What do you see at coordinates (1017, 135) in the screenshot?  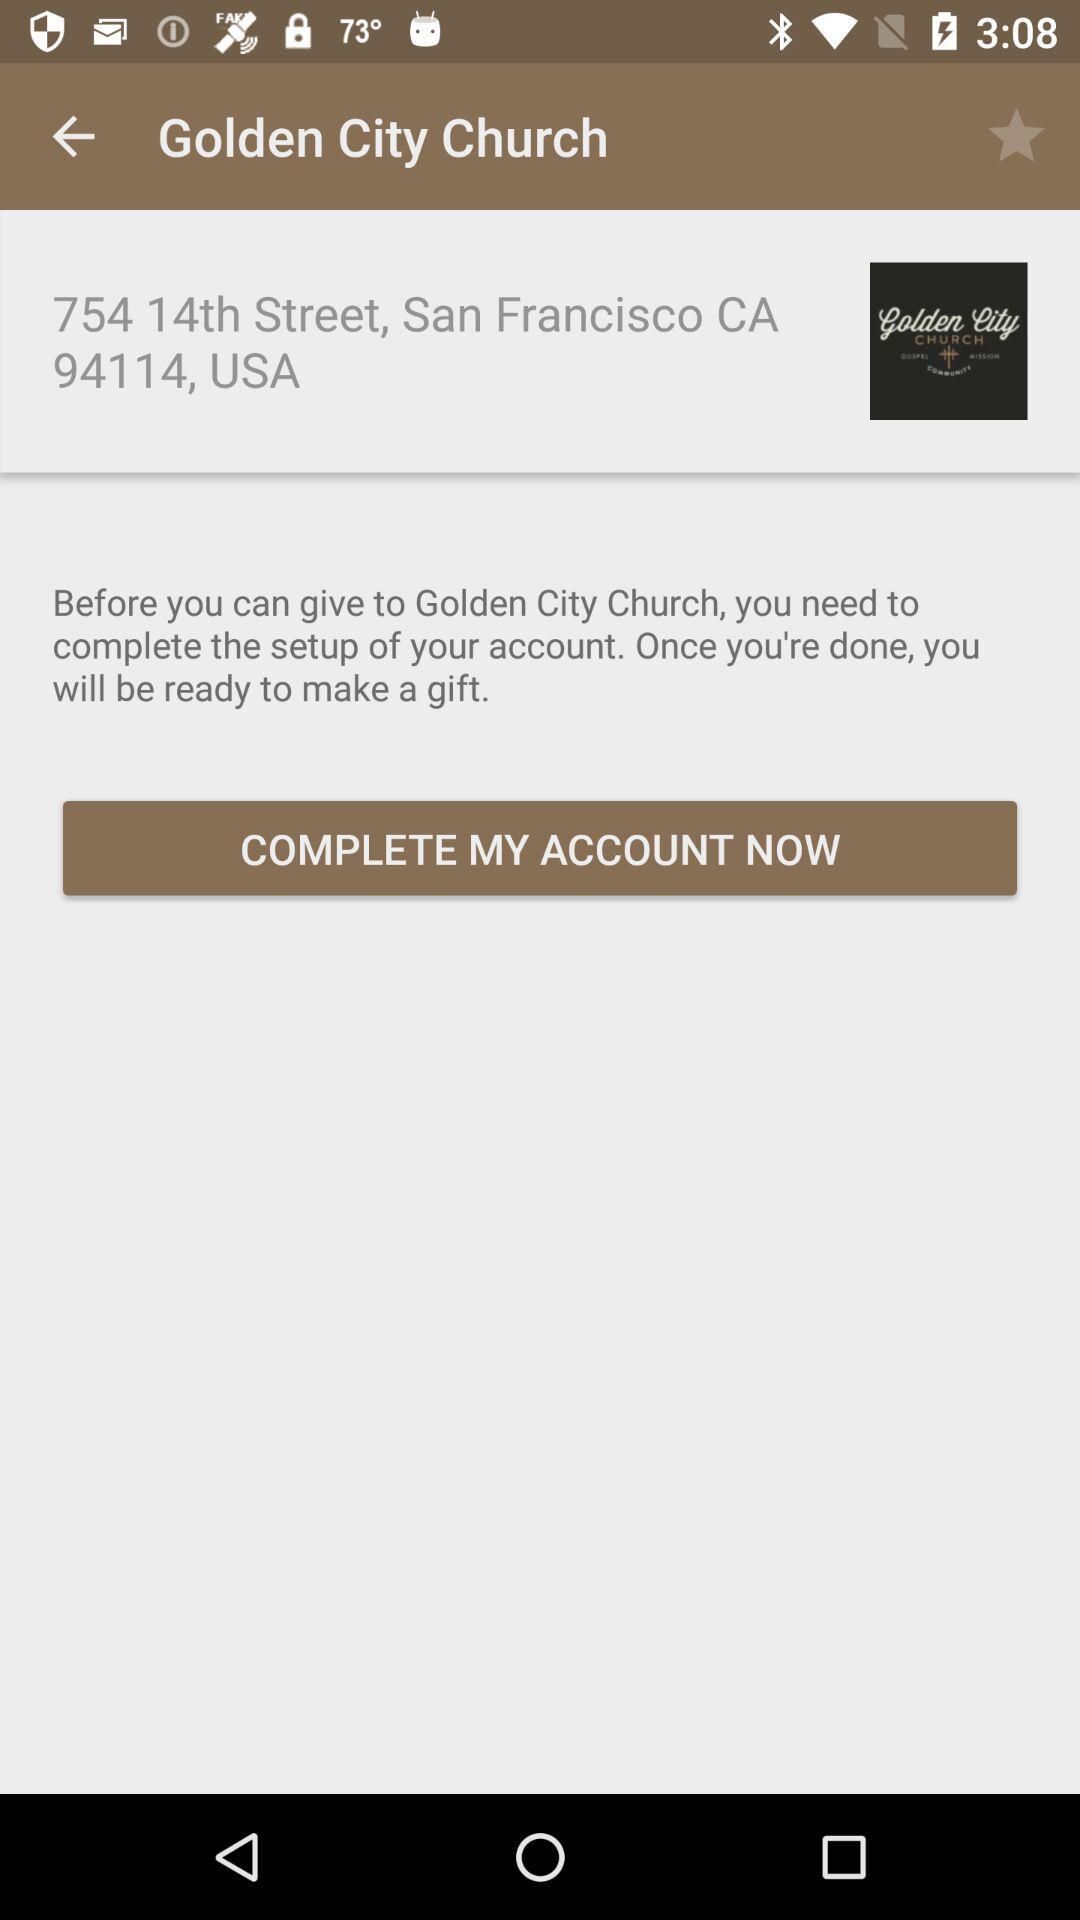 I see `icon next to golden city church icon` at bounding box center [1017, 135].